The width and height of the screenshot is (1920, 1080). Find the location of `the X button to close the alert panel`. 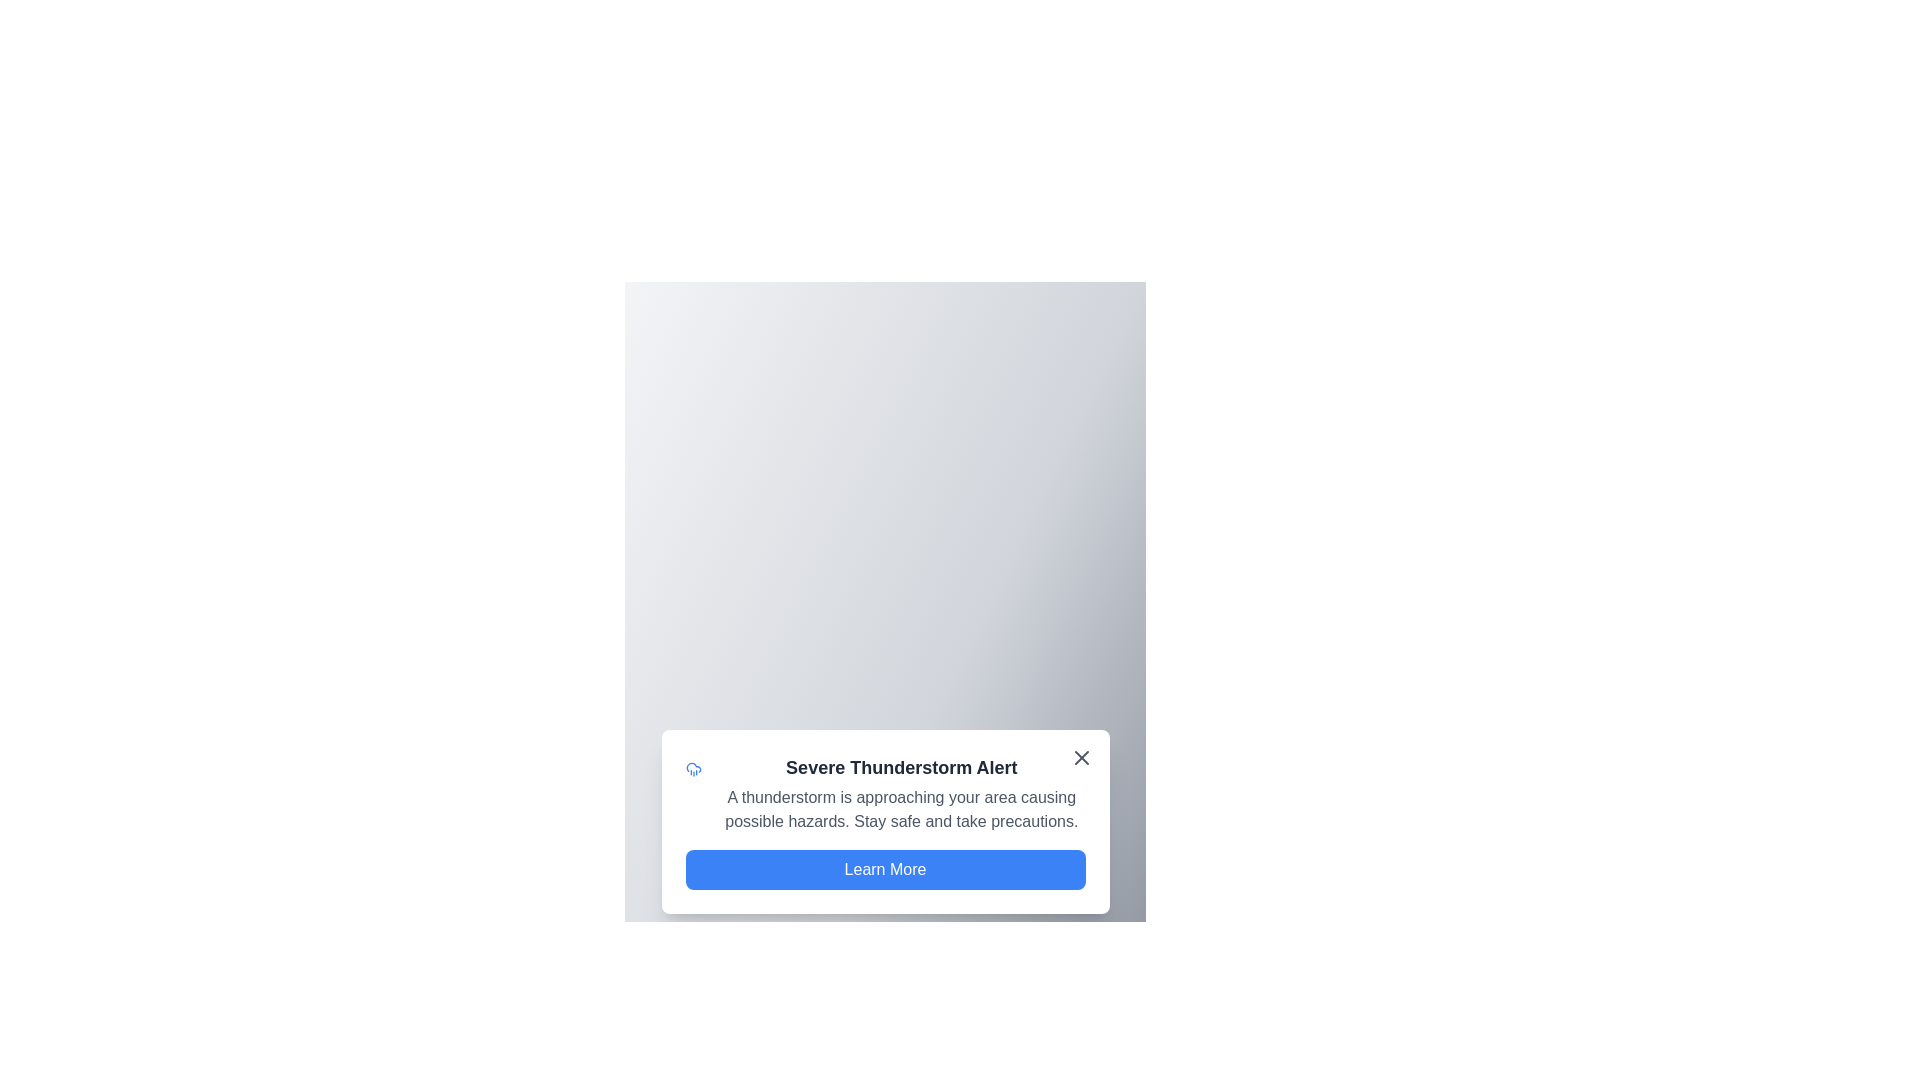

the X button to close the alert panel is located at coordinates (1080, 758).